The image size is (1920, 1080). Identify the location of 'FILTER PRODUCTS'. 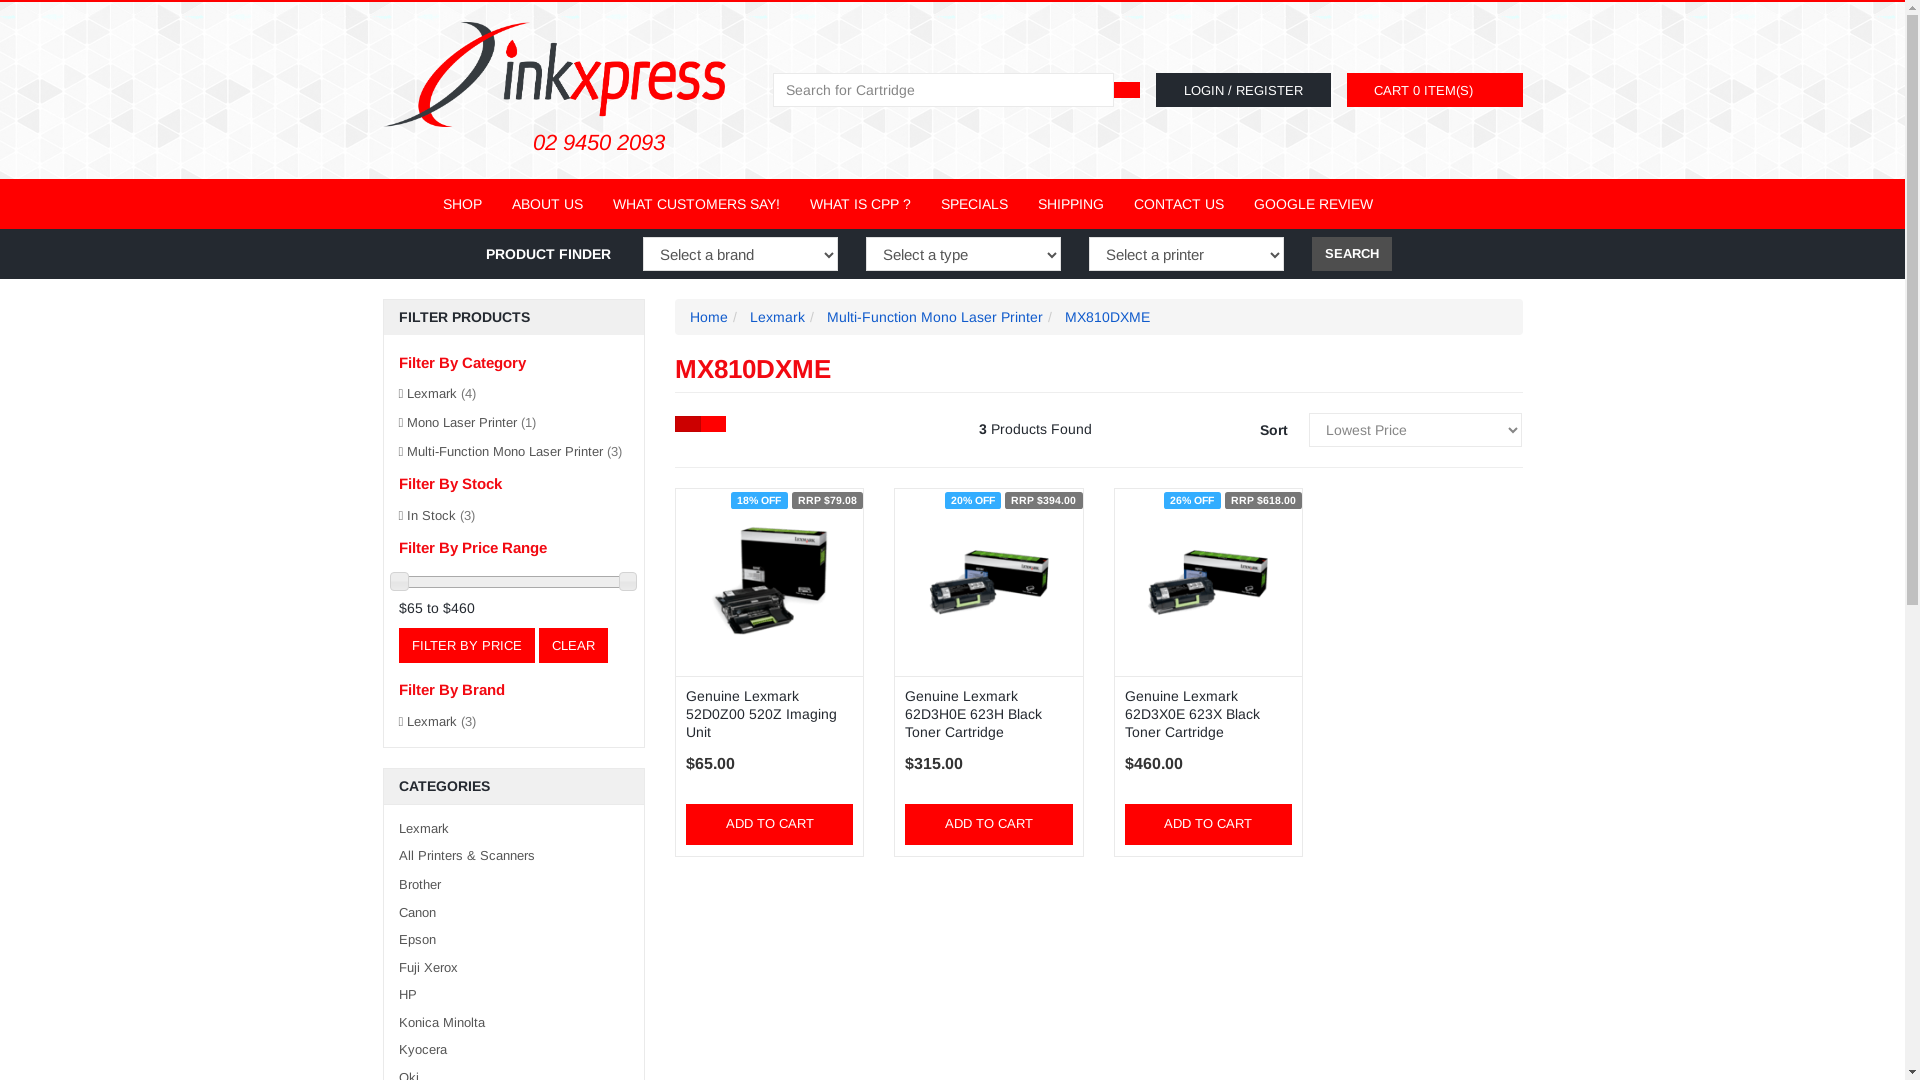
(513, 316).